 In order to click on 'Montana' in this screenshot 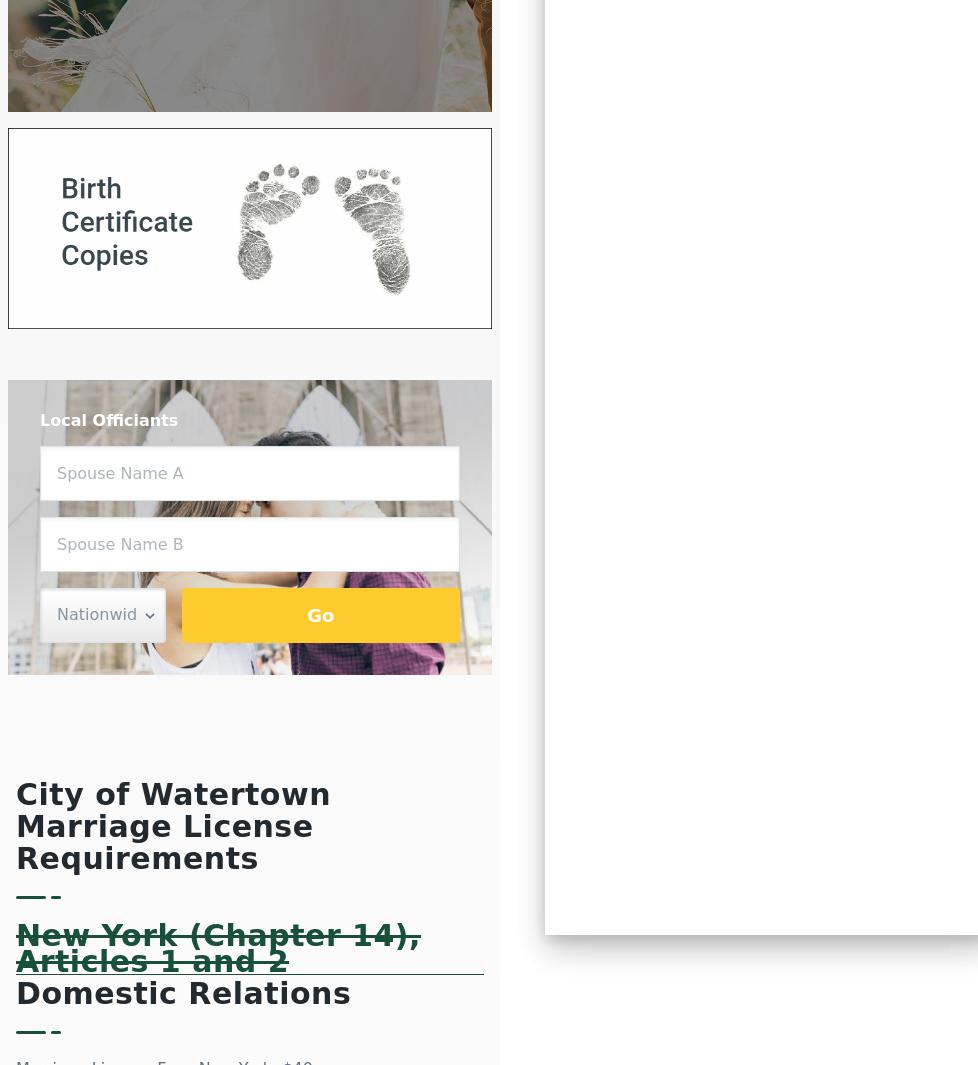, I will do `click(644, 80)`.